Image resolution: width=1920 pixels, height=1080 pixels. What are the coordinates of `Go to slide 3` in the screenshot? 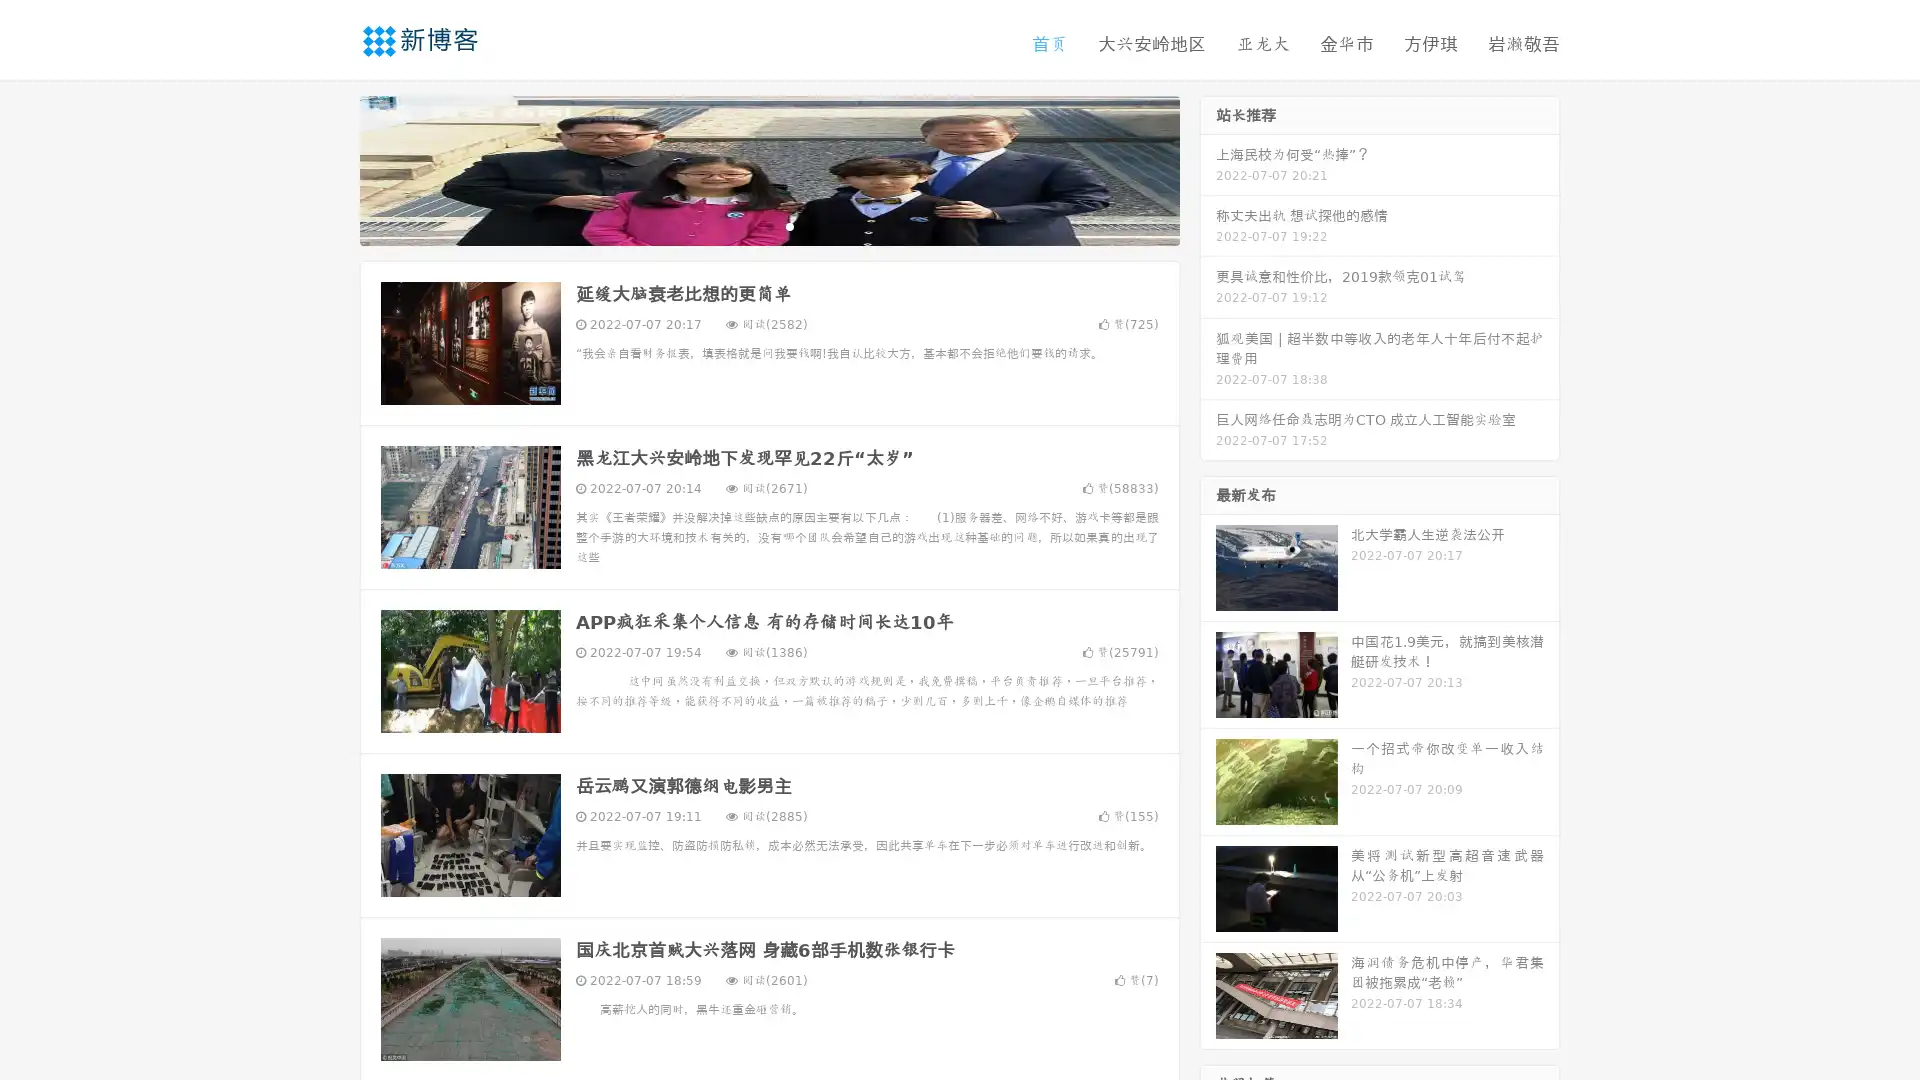 It's located at (789, 225).